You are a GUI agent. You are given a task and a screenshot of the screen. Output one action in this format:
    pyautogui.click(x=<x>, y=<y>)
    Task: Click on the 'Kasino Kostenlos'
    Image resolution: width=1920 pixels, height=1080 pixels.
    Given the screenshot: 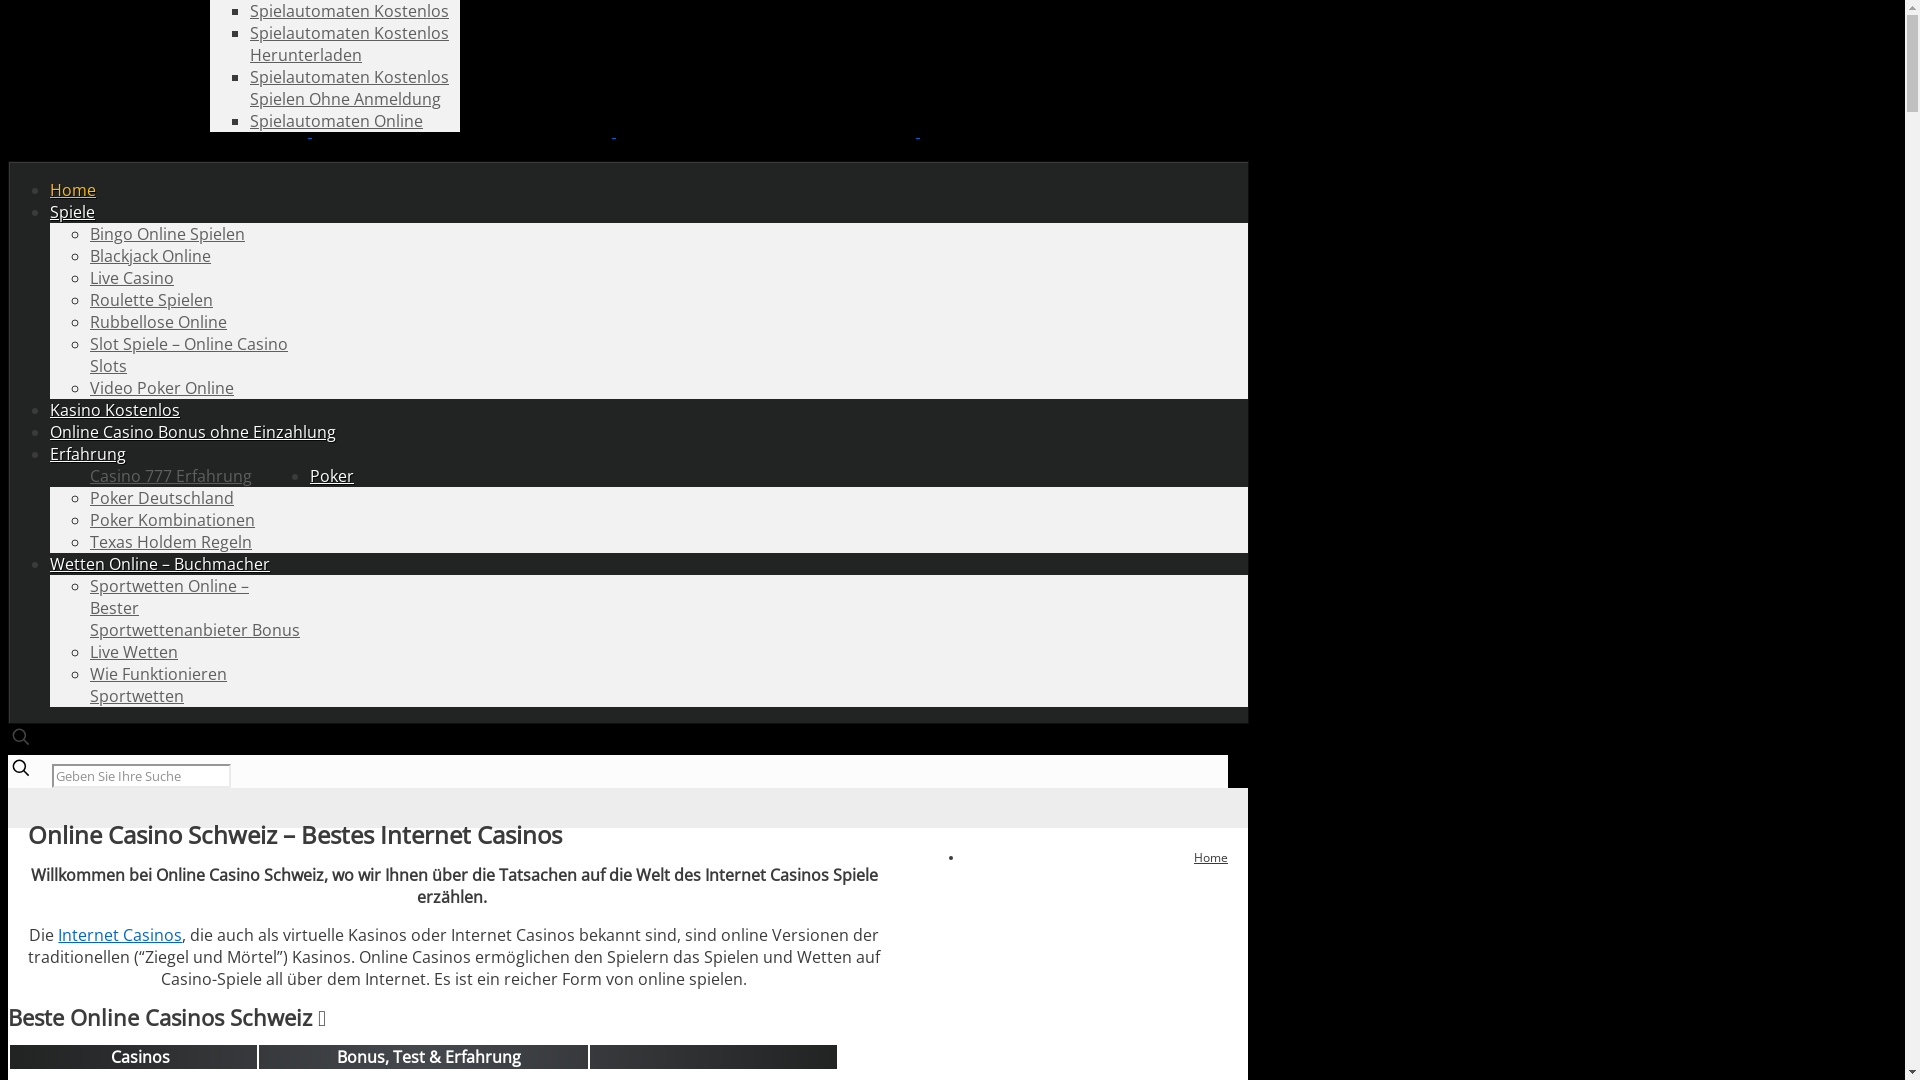 What is the action you would take?
    pyautogui.click(x=114, y=408)
    